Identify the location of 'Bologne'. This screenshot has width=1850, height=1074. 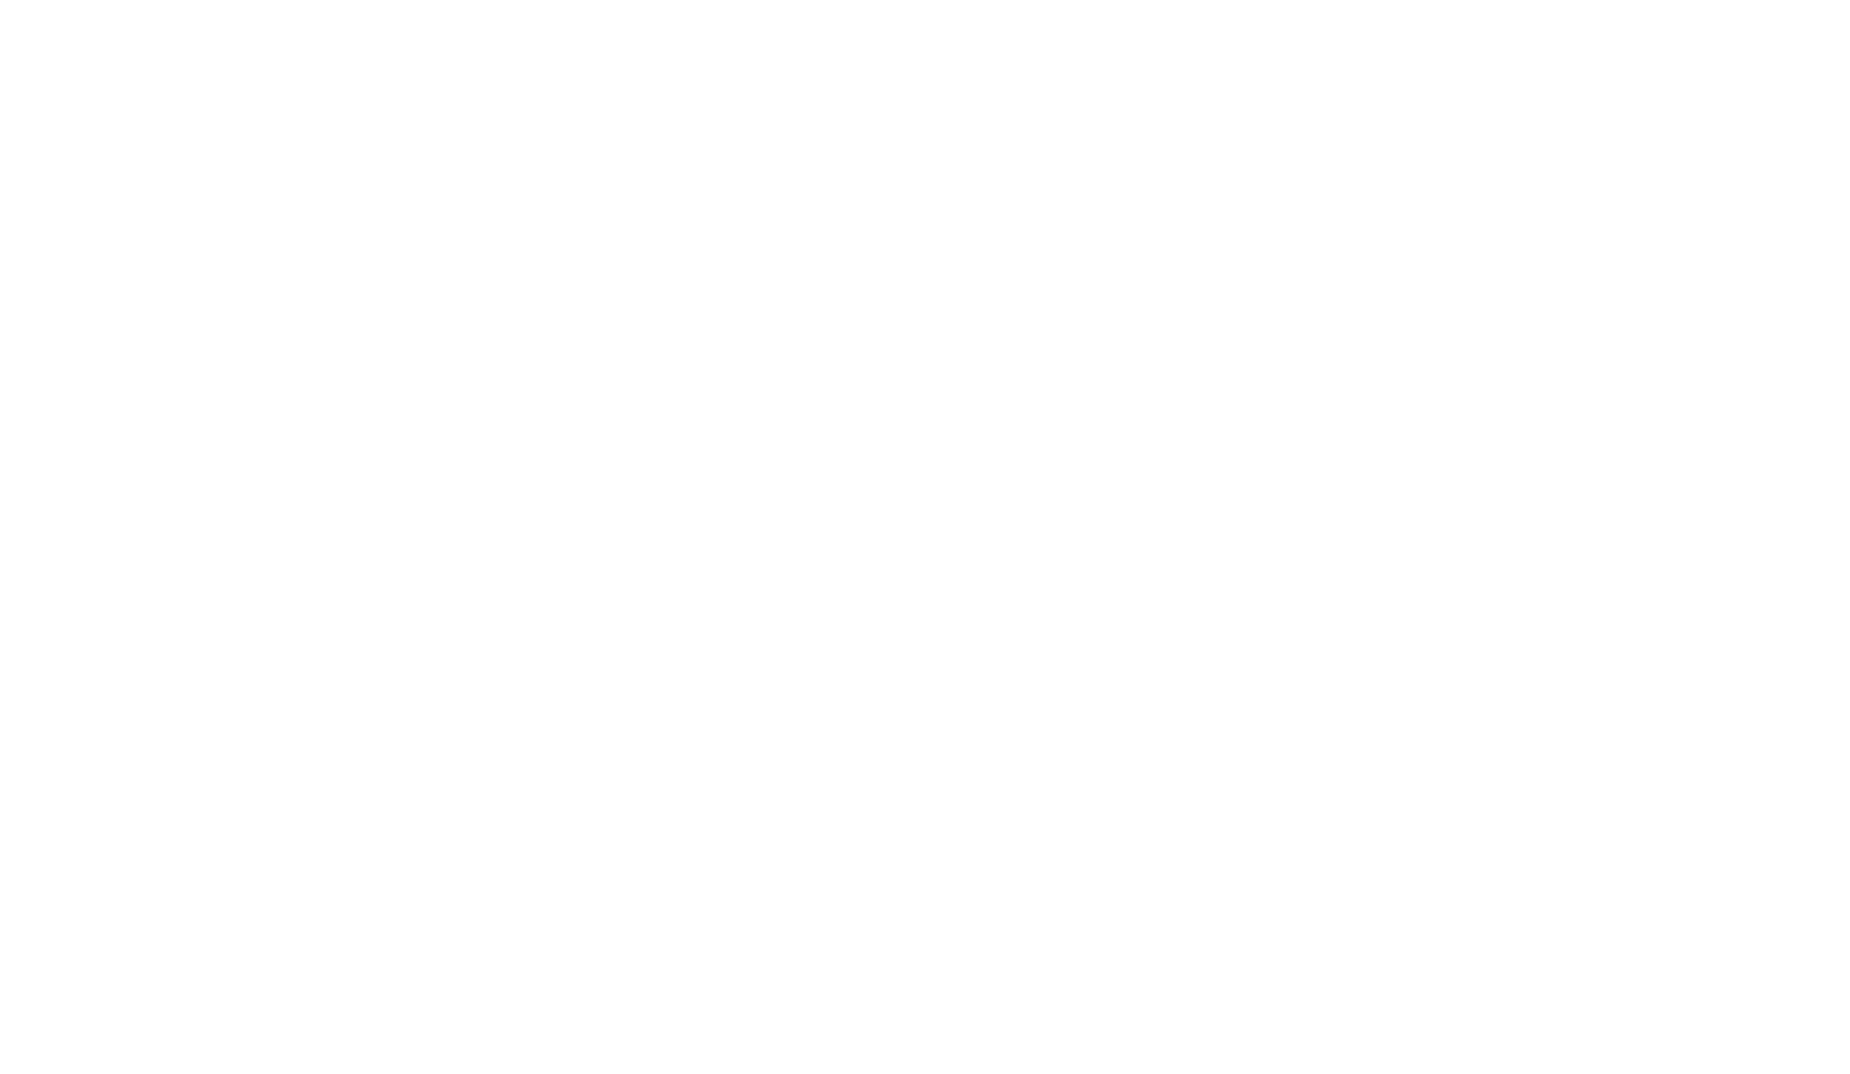
(443, 674).